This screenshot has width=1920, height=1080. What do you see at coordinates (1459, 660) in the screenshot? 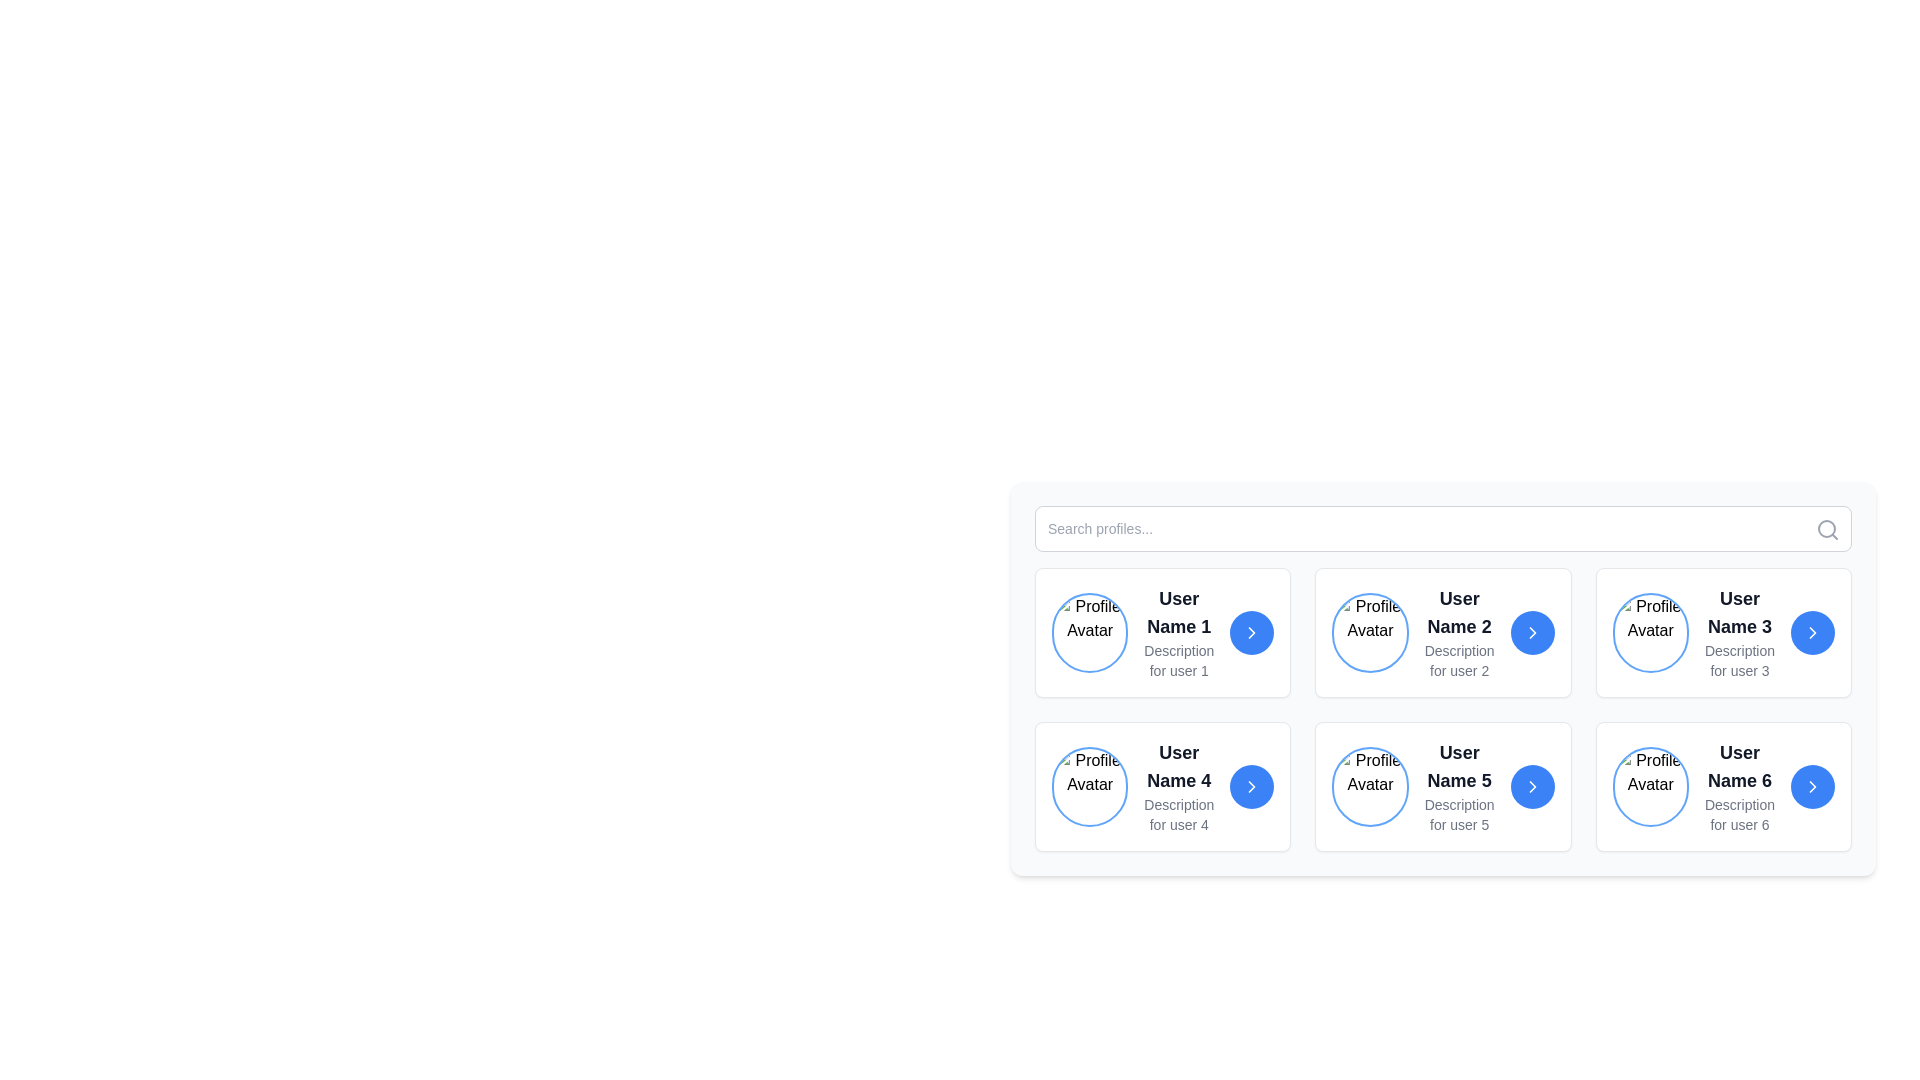
I see `the text label displaying 'Description for user 2', which is located below 'User Name 2' in the second profile card of the grid structure` at bounding box center [1459, 660].